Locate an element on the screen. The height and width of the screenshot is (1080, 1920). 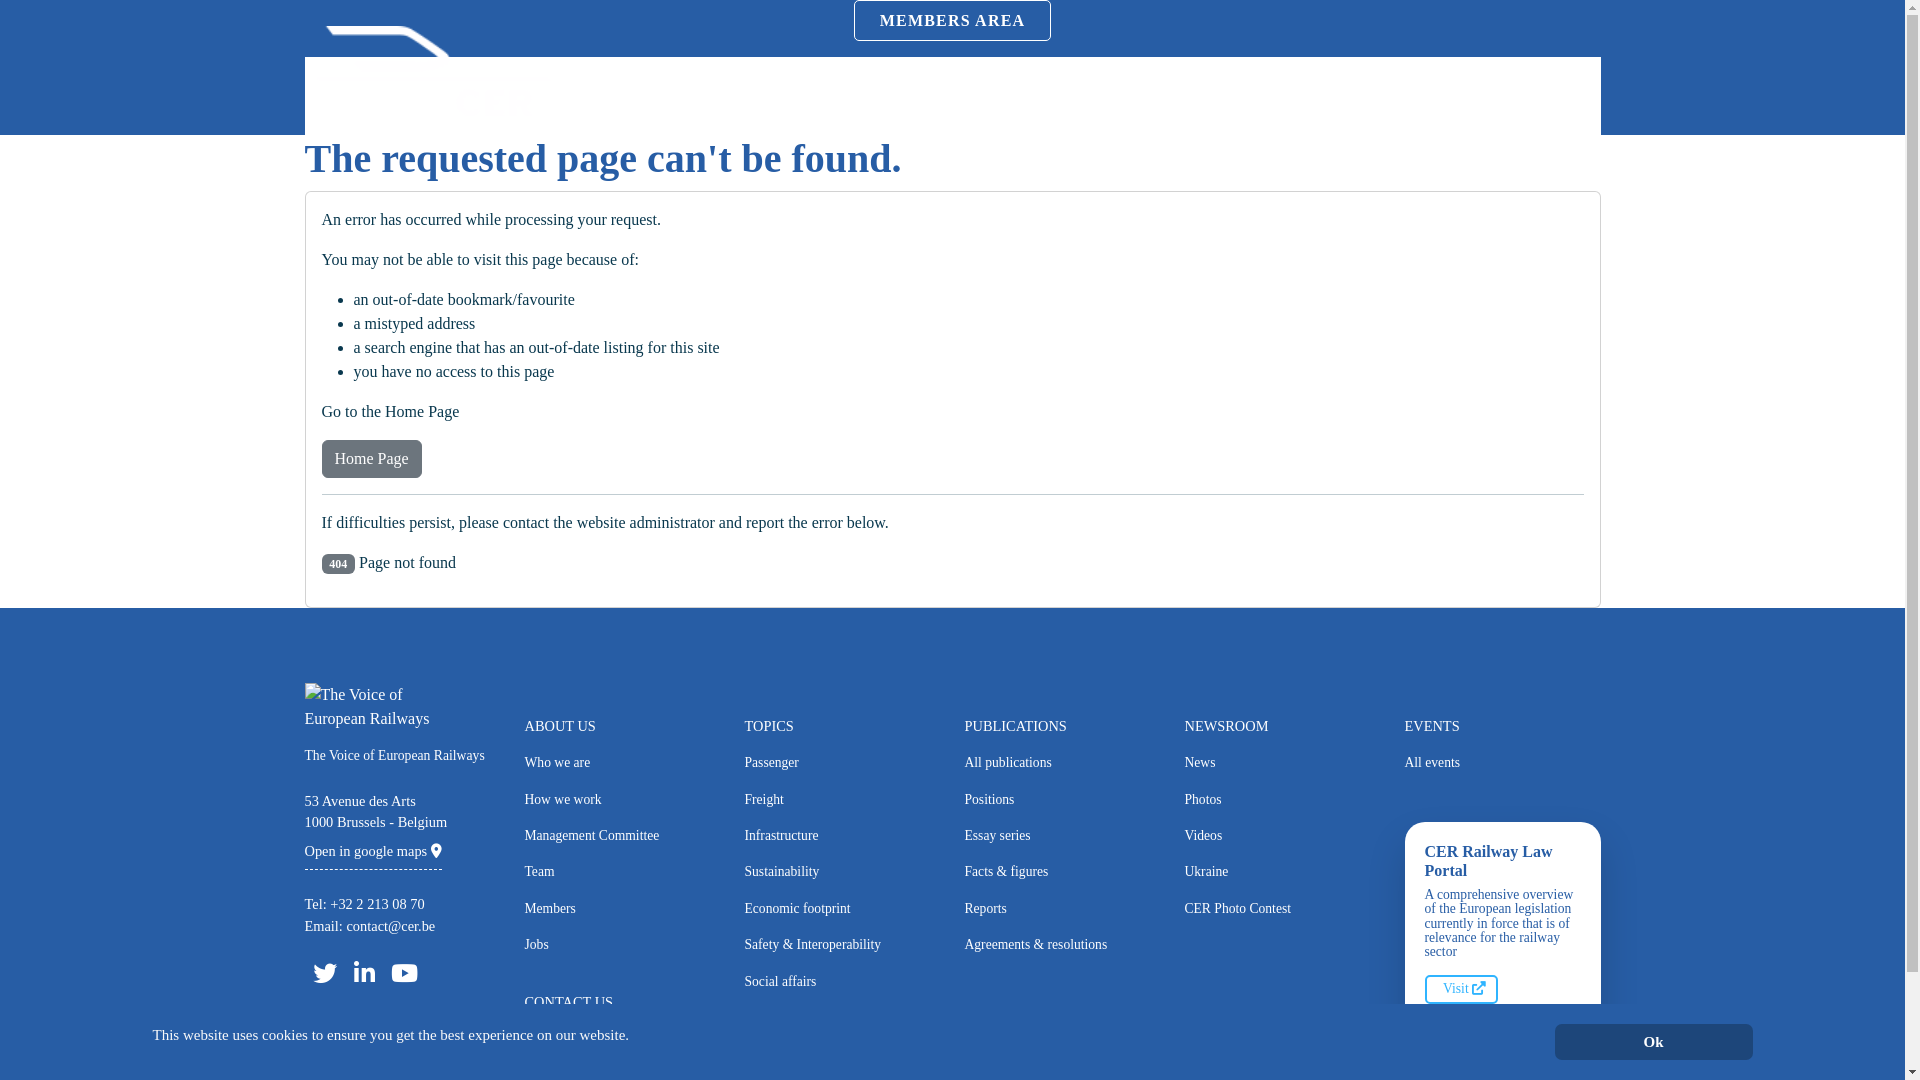
'Contact Us' is located at coordinates (621, 1037).